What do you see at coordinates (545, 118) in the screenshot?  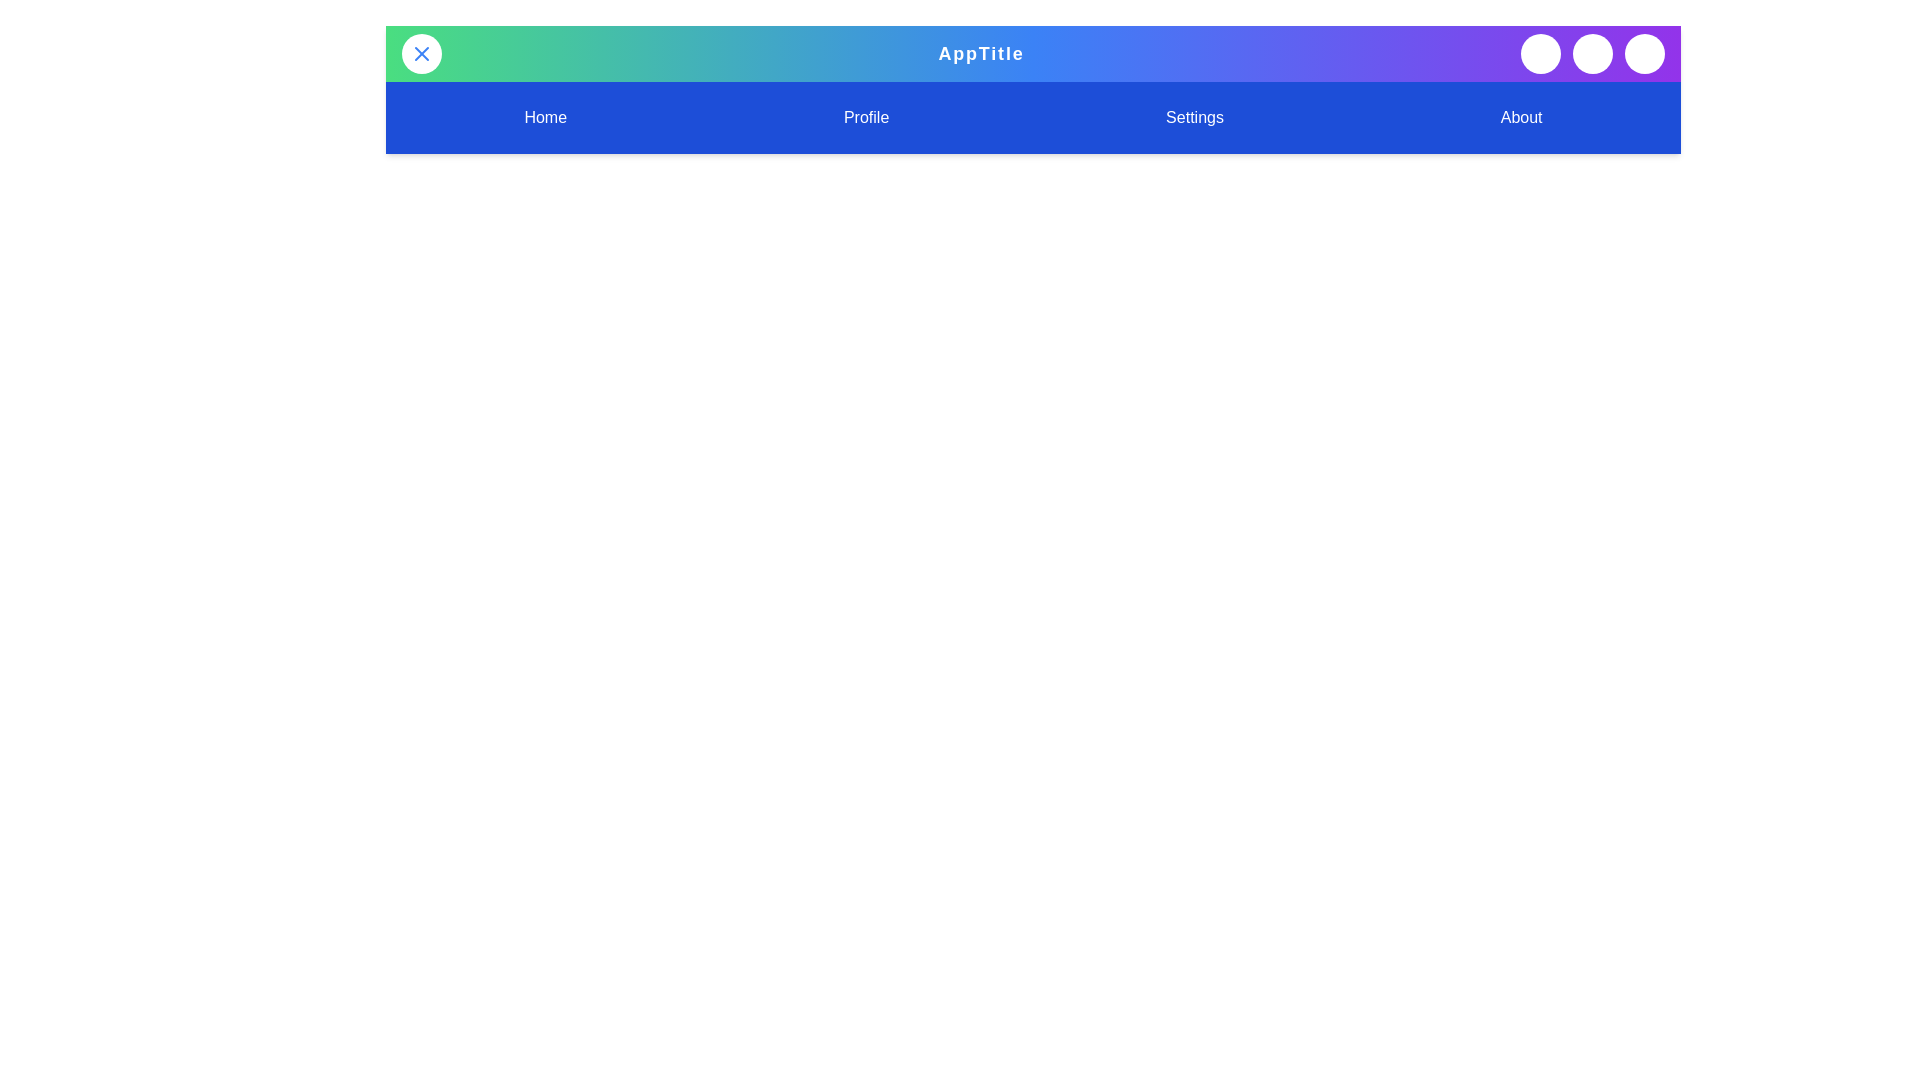 I see `the 'Home' navigation item` at bounding box center [545, 118].